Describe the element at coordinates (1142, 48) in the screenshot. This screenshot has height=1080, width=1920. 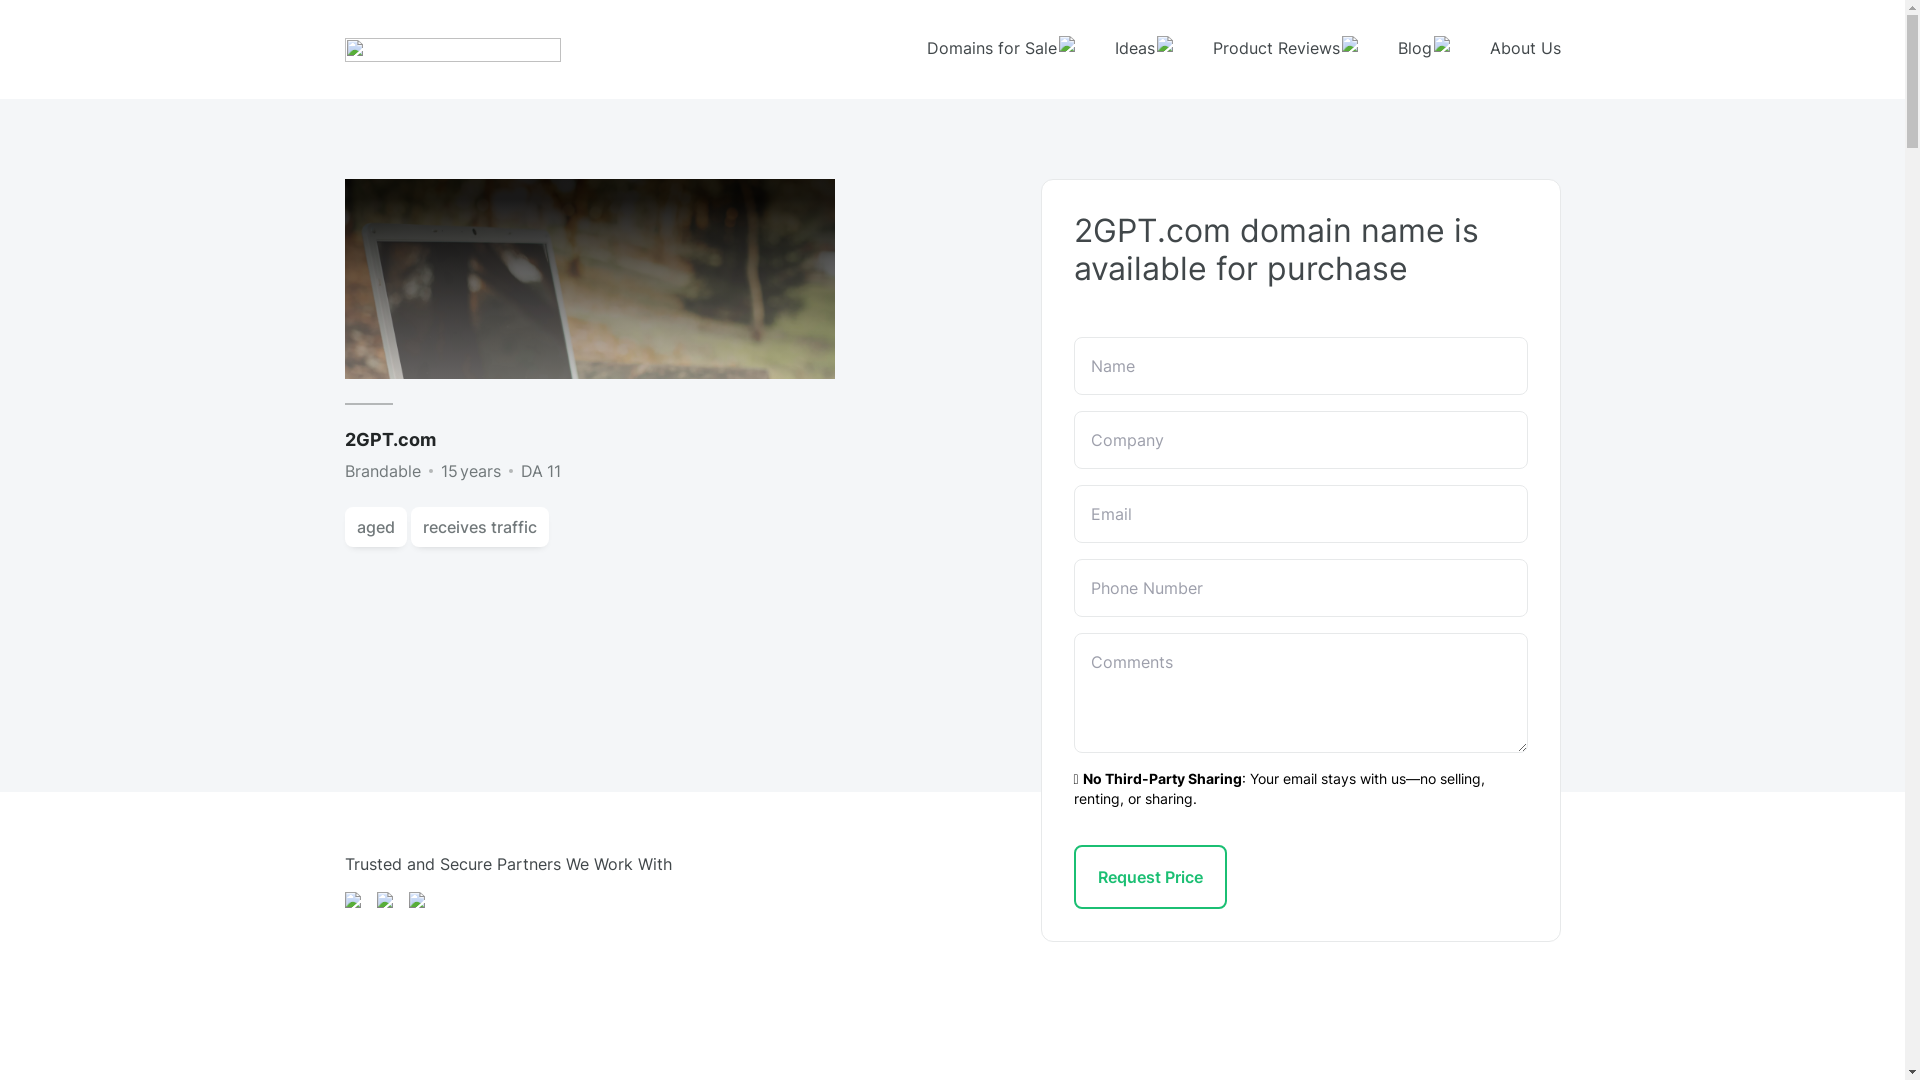
I see `'Ideas'` at that location.